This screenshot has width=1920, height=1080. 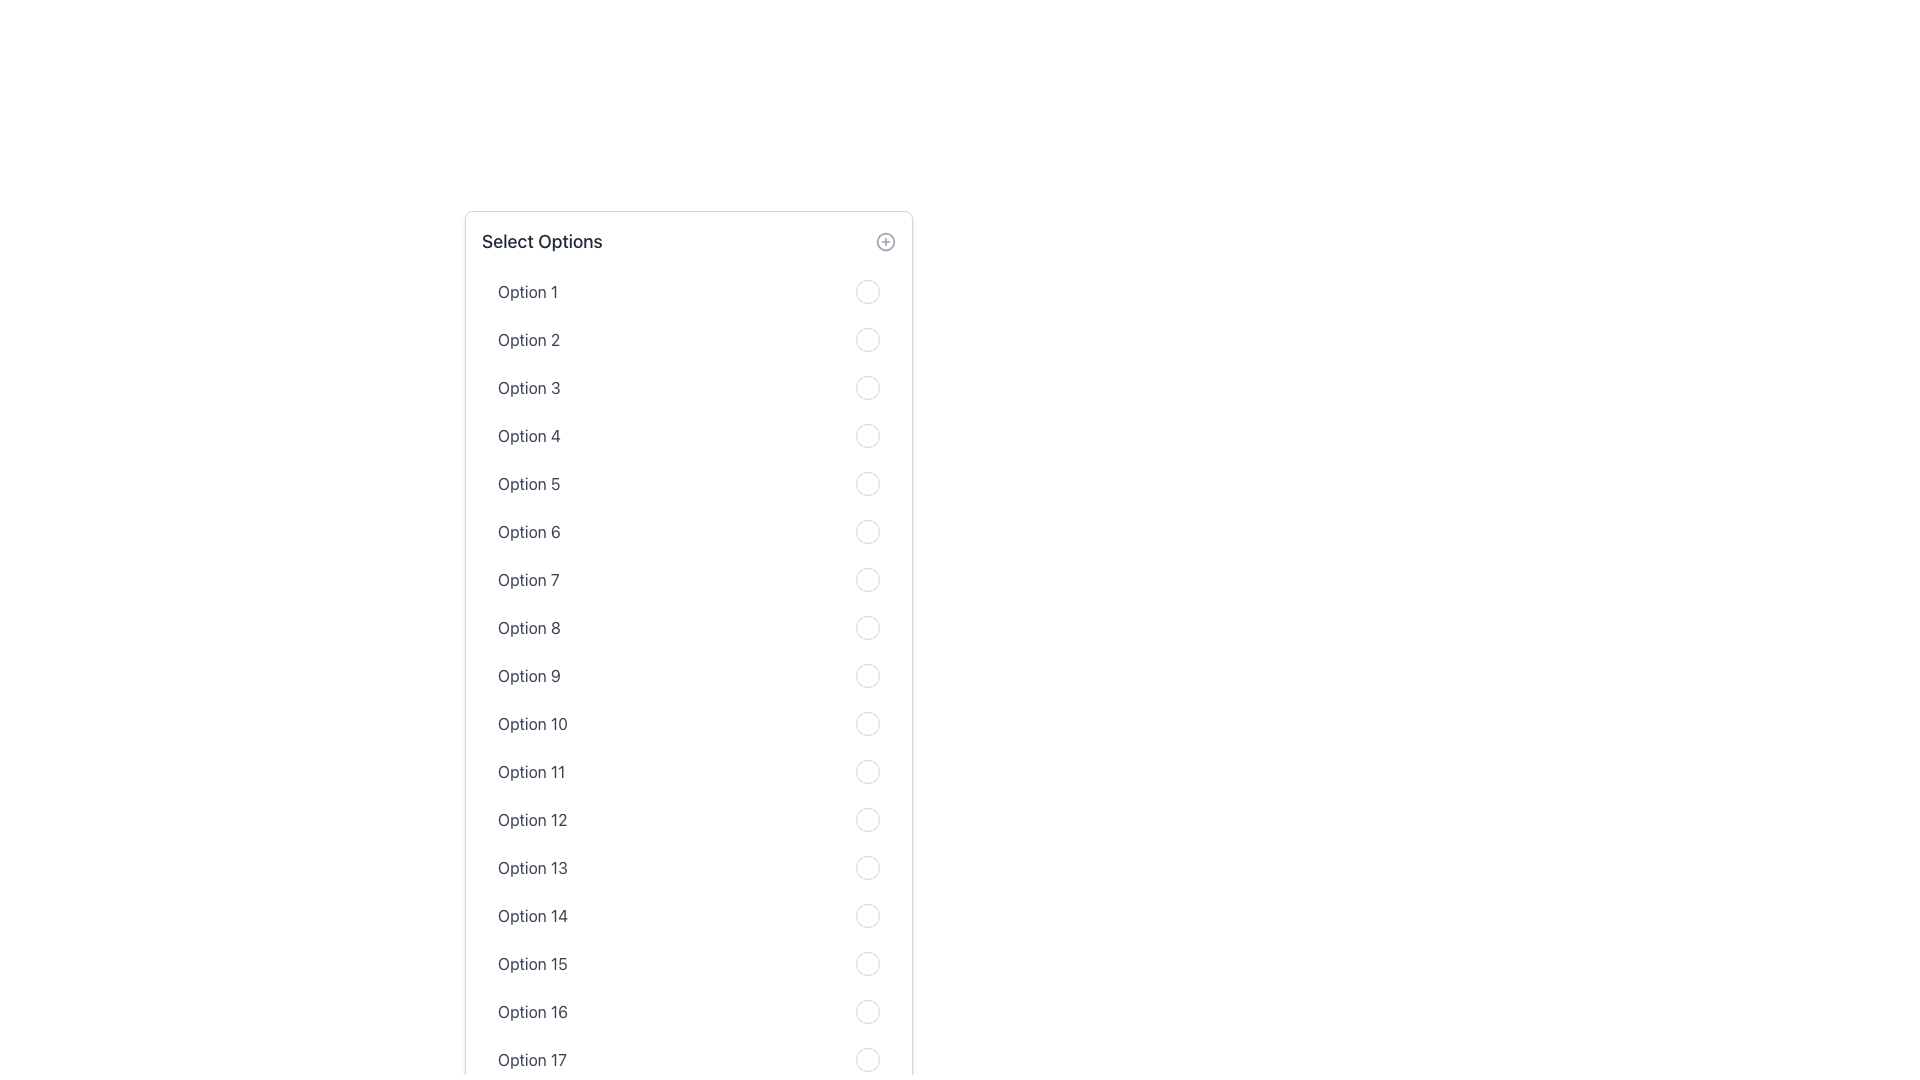 What do you see at coordinates (868, 579) in the screenshot?
I see `the circular radio button indicator located to the right of the text 'Option 7'` at bounding box center [868, 579].